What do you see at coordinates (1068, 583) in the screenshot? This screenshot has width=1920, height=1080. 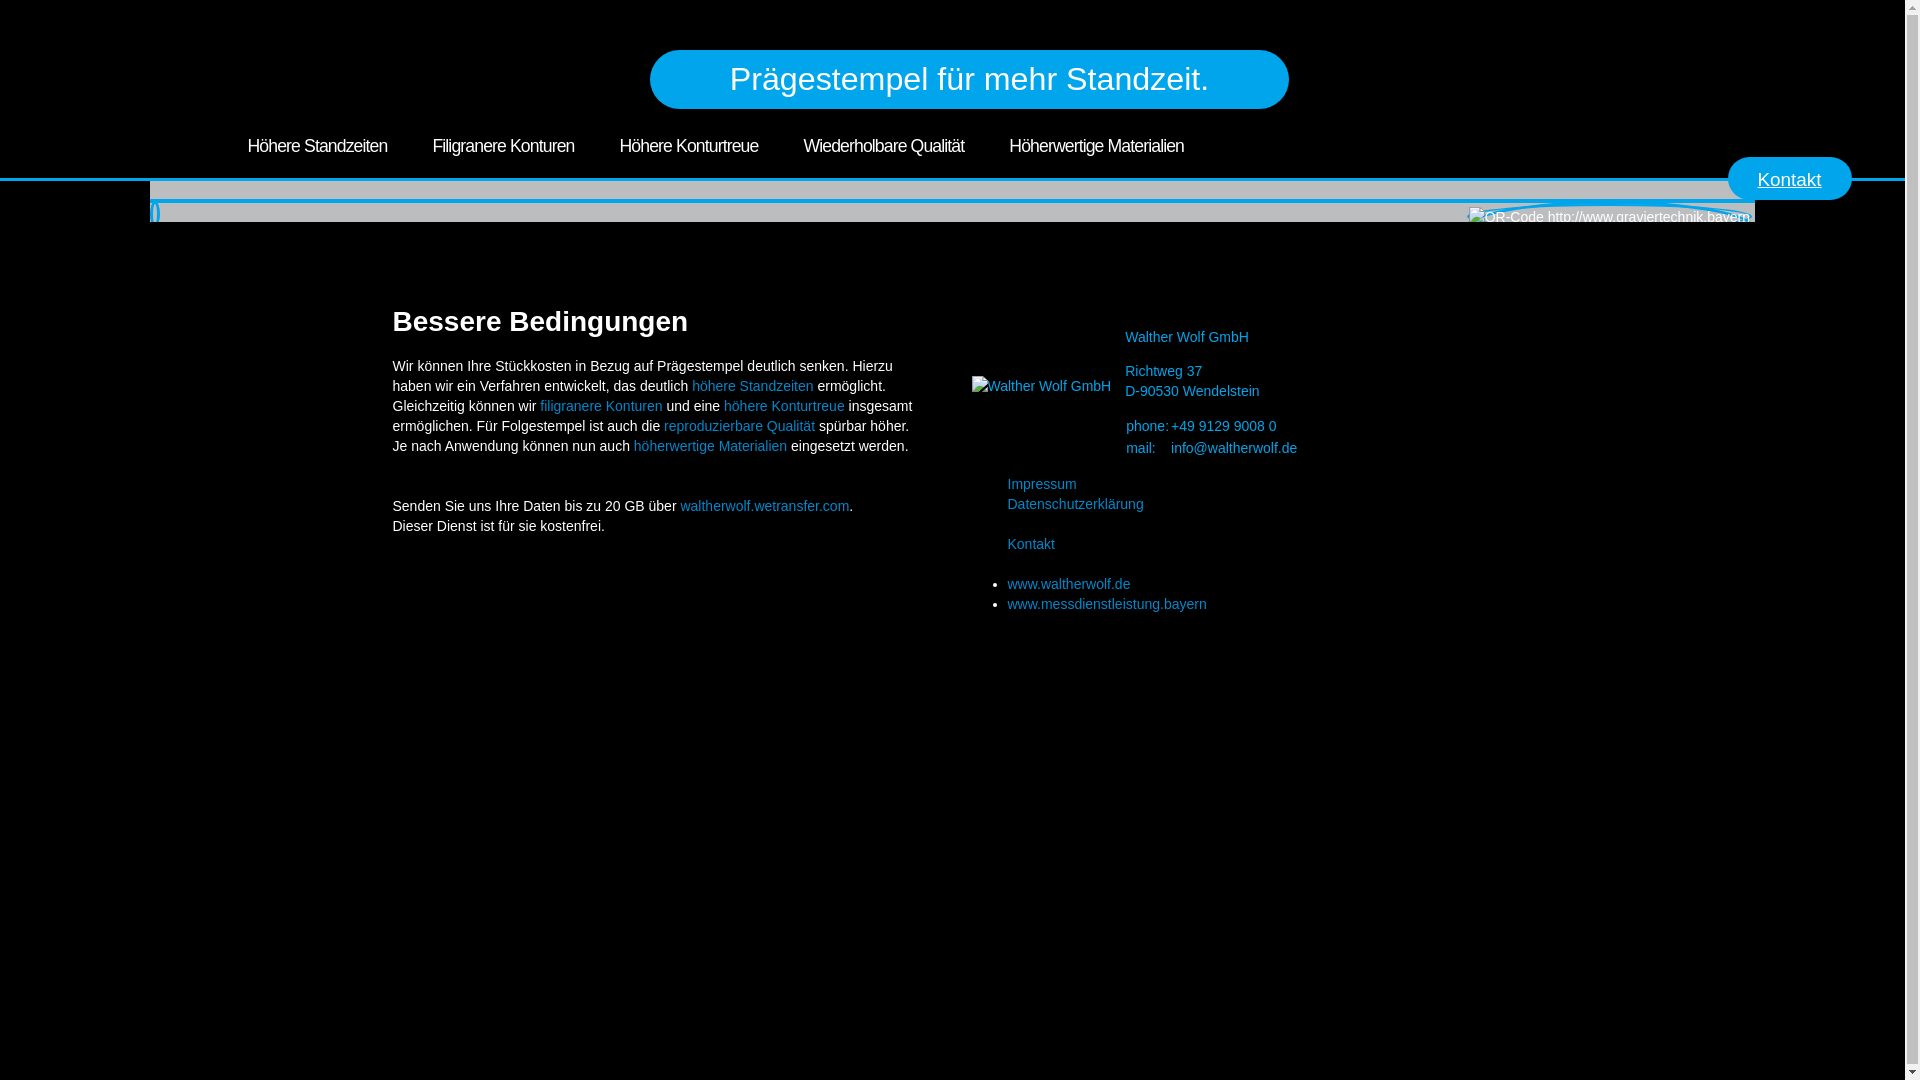 I see `'www.waltherwolf.de'` at bounding box center [1068, 583].